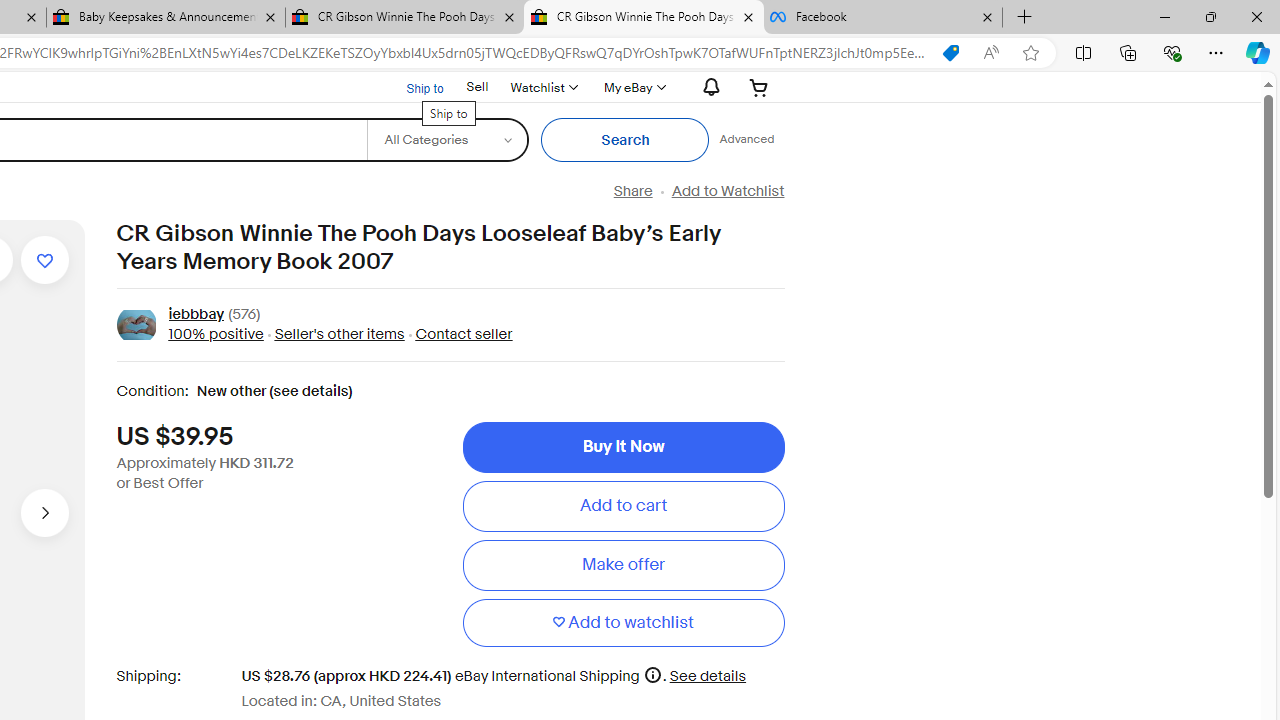  What do you see at coordinates (950, 52) in the screenshot?
I see `'You have the best price!'` at bounding box center [950, 52].